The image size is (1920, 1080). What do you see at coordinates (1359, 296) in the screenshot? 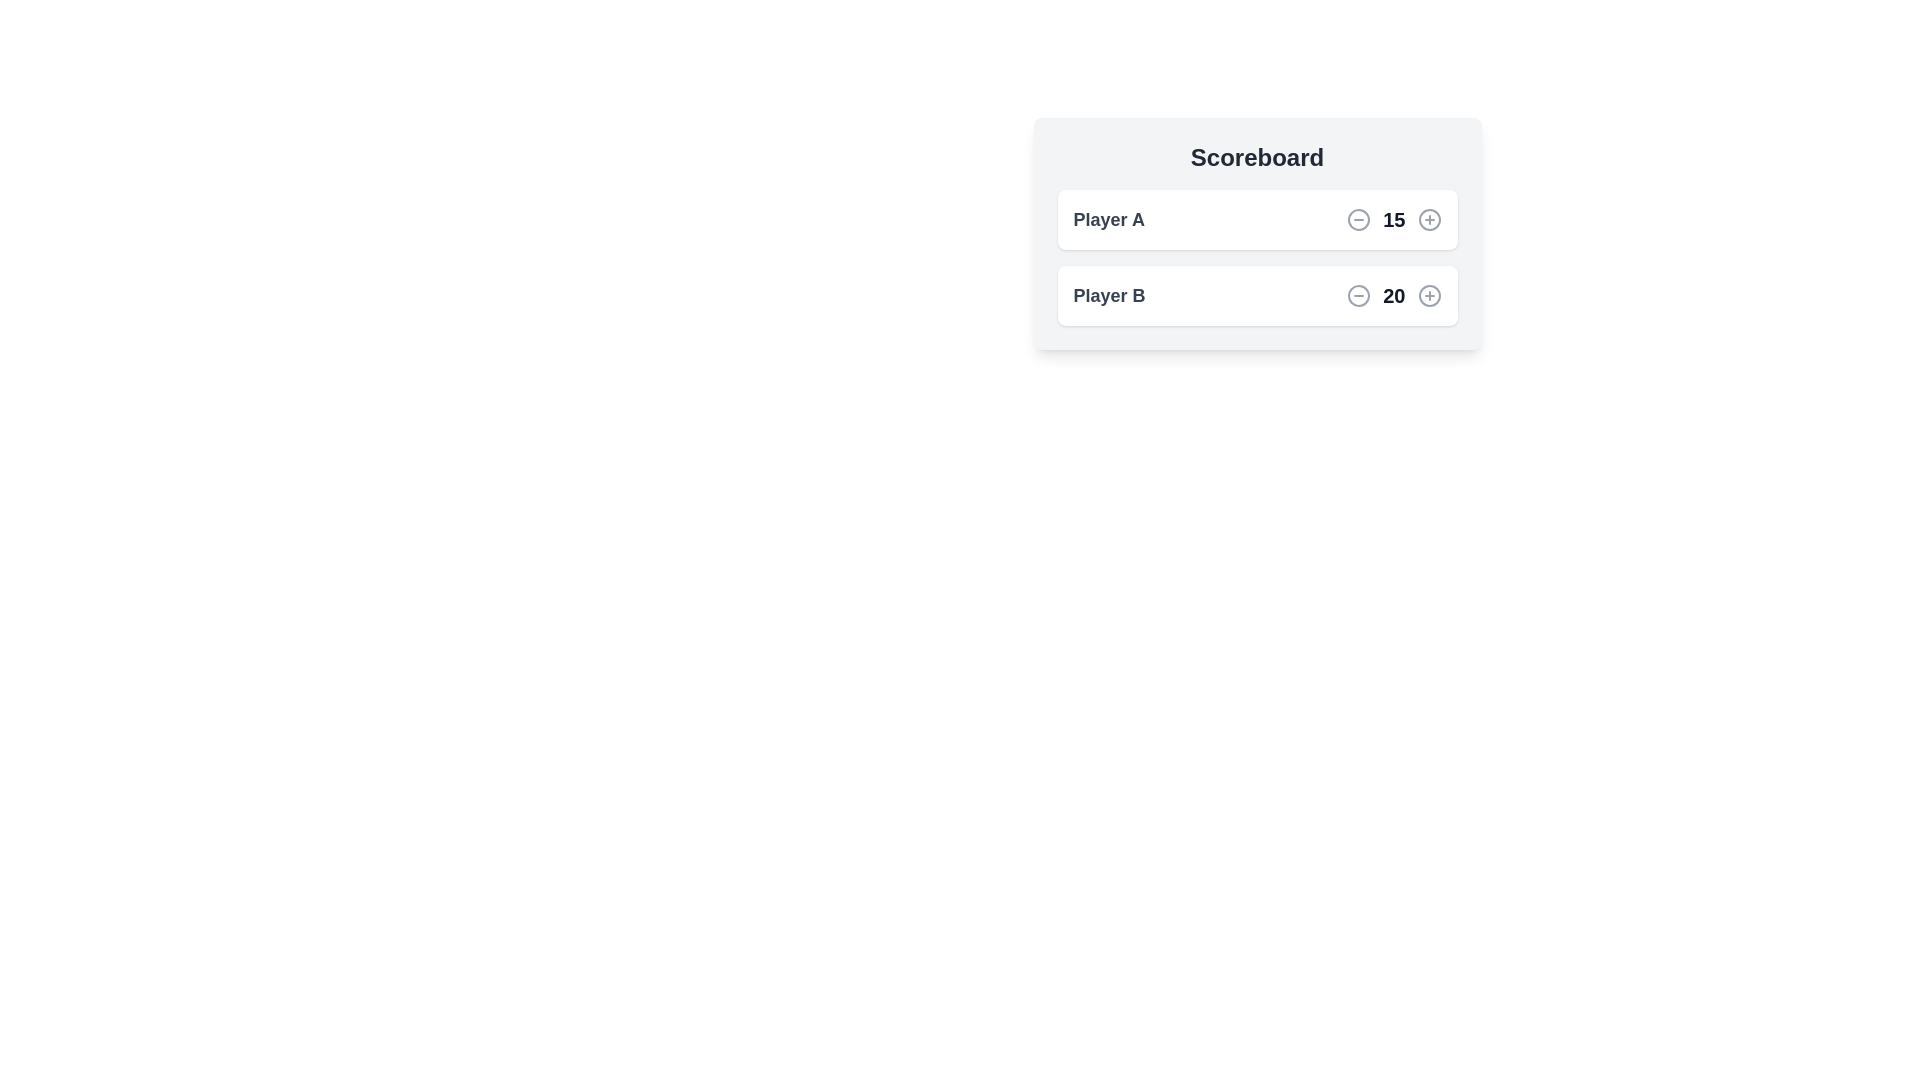
I see `the inner circle component of the minus-circle icon in the scoreboard UI associated with 'Player B'` at bounding box center [1359, 296].